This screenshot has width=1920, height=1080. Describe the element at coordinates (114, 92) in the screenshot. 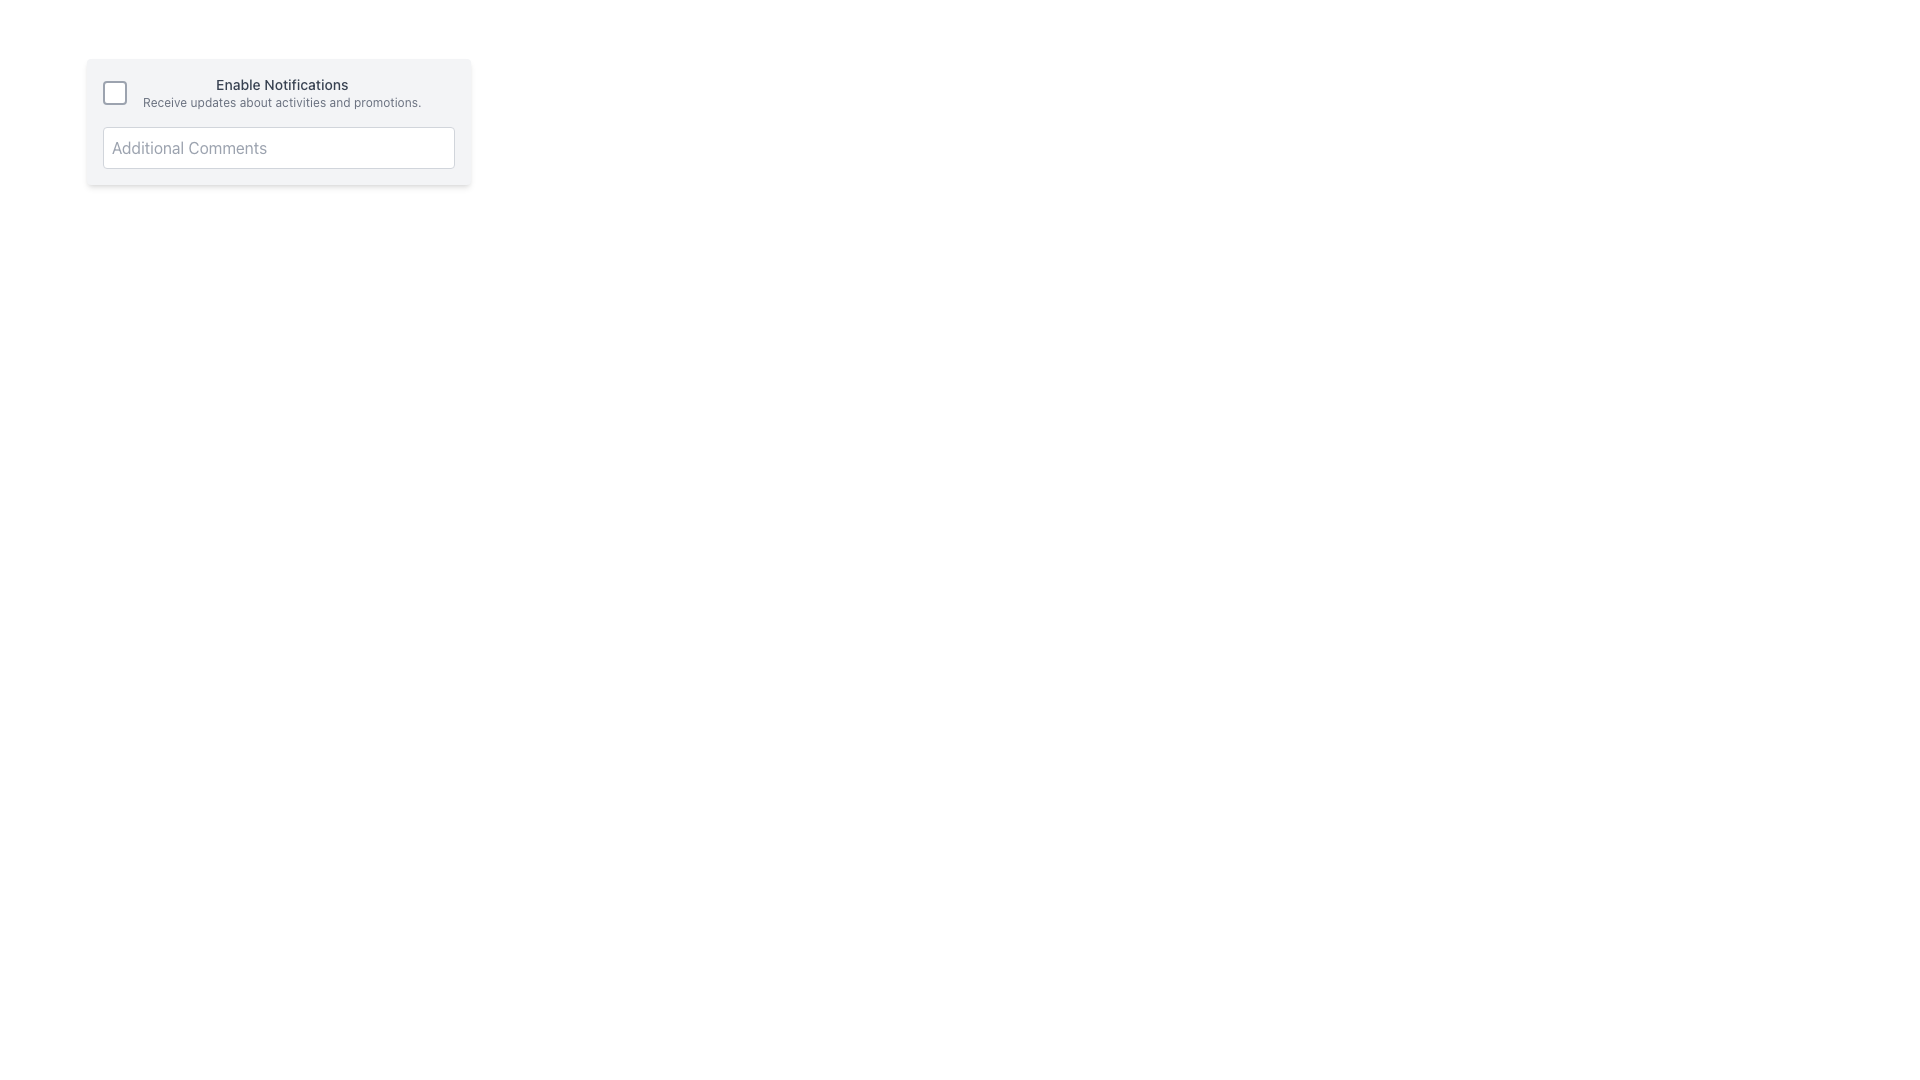

I see `the empty checkbox located to the left of the 'Enable Notifications' text` at that location.